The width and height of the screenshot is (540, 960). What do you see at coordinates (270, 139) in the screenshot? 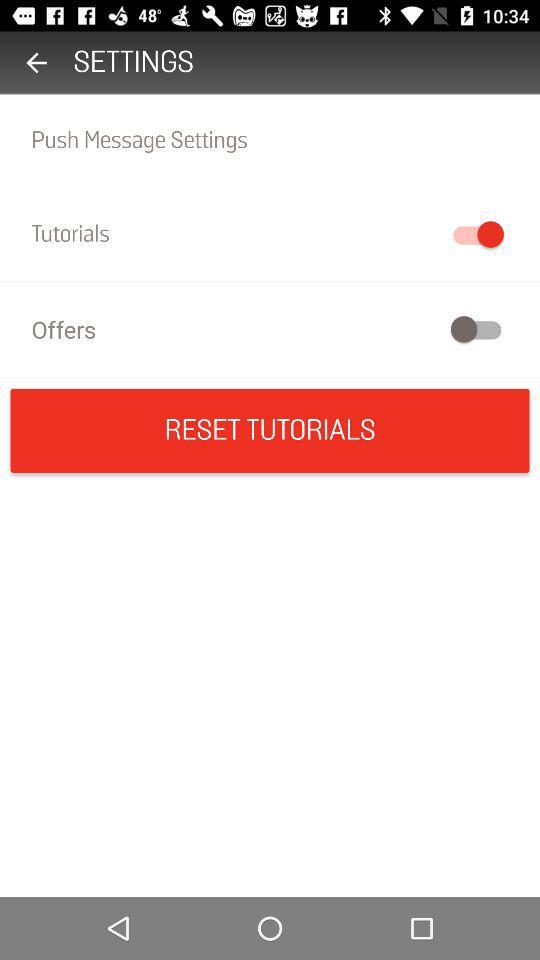
I see `the push message settings` at bounding box center [270, 139].